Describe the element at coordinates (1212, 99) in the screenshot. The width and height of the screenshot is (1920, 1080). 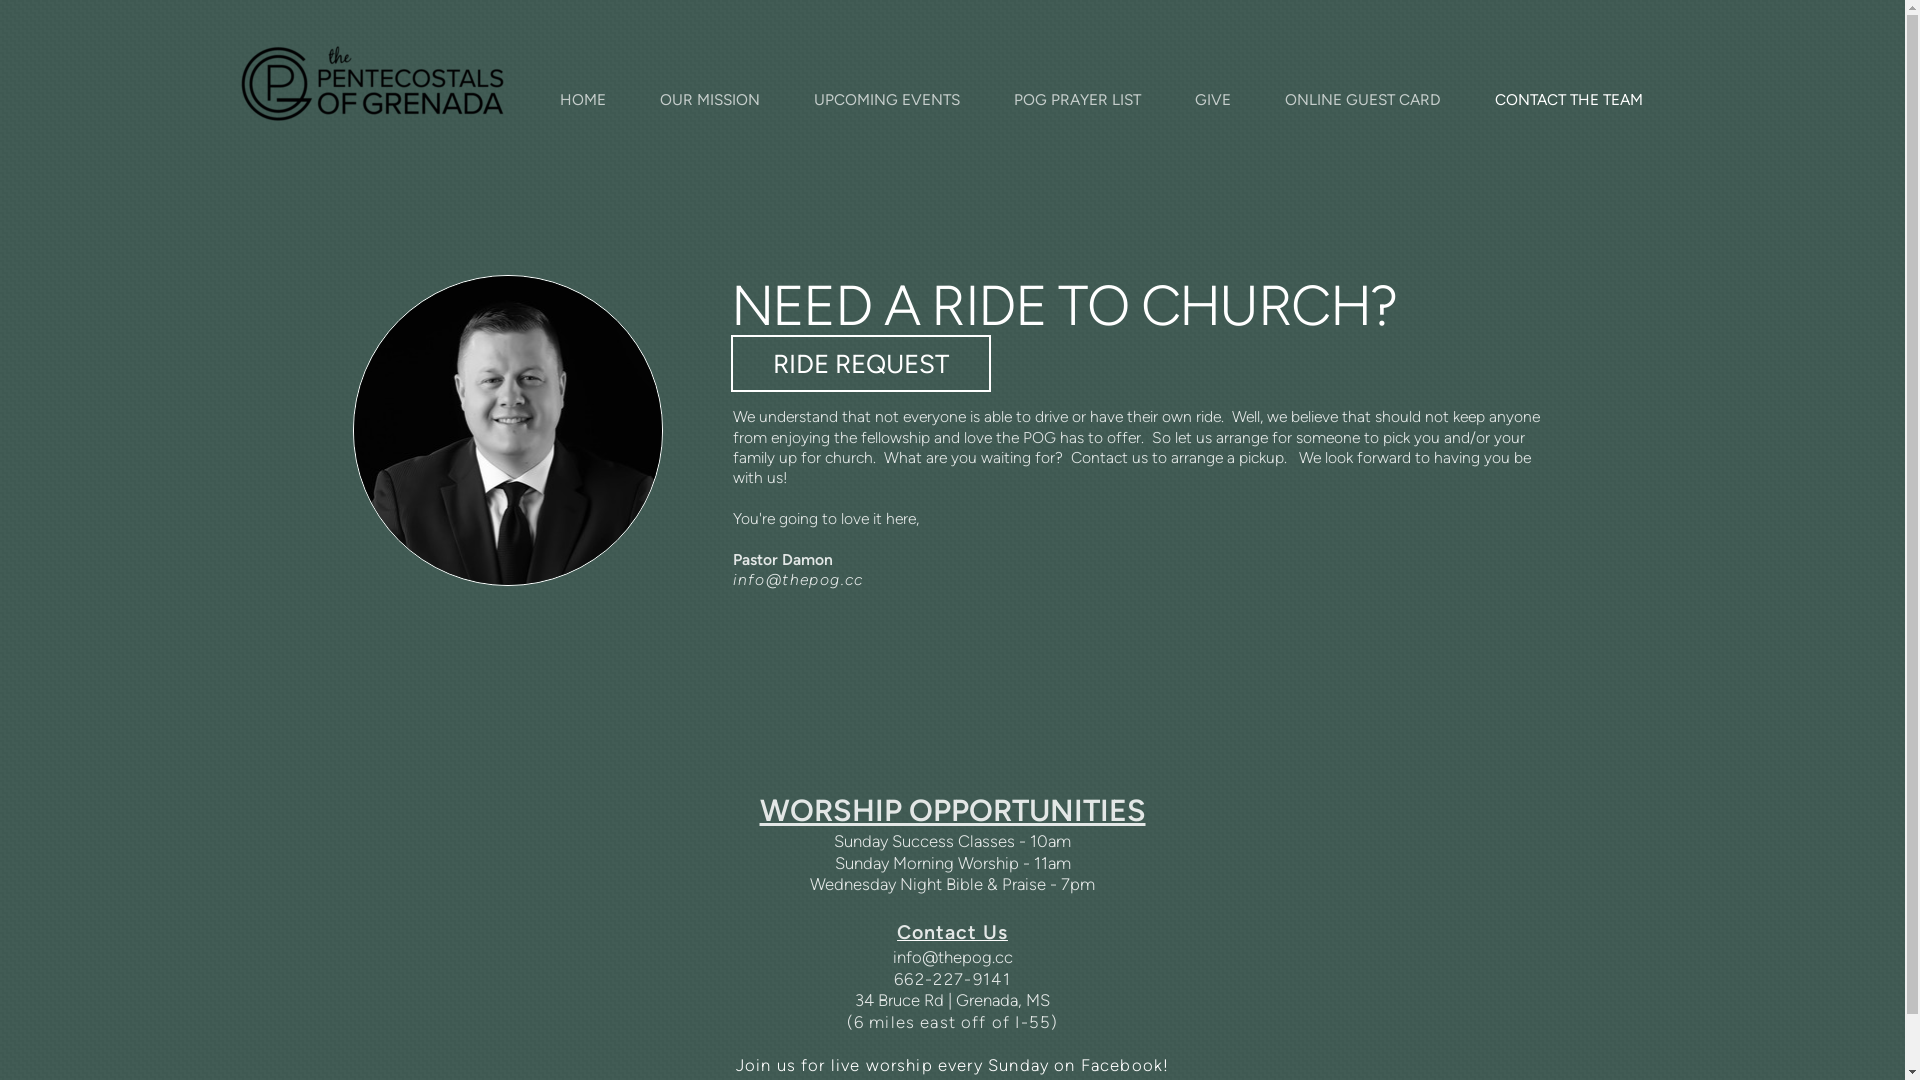
I see `'GIVE'` at that location.